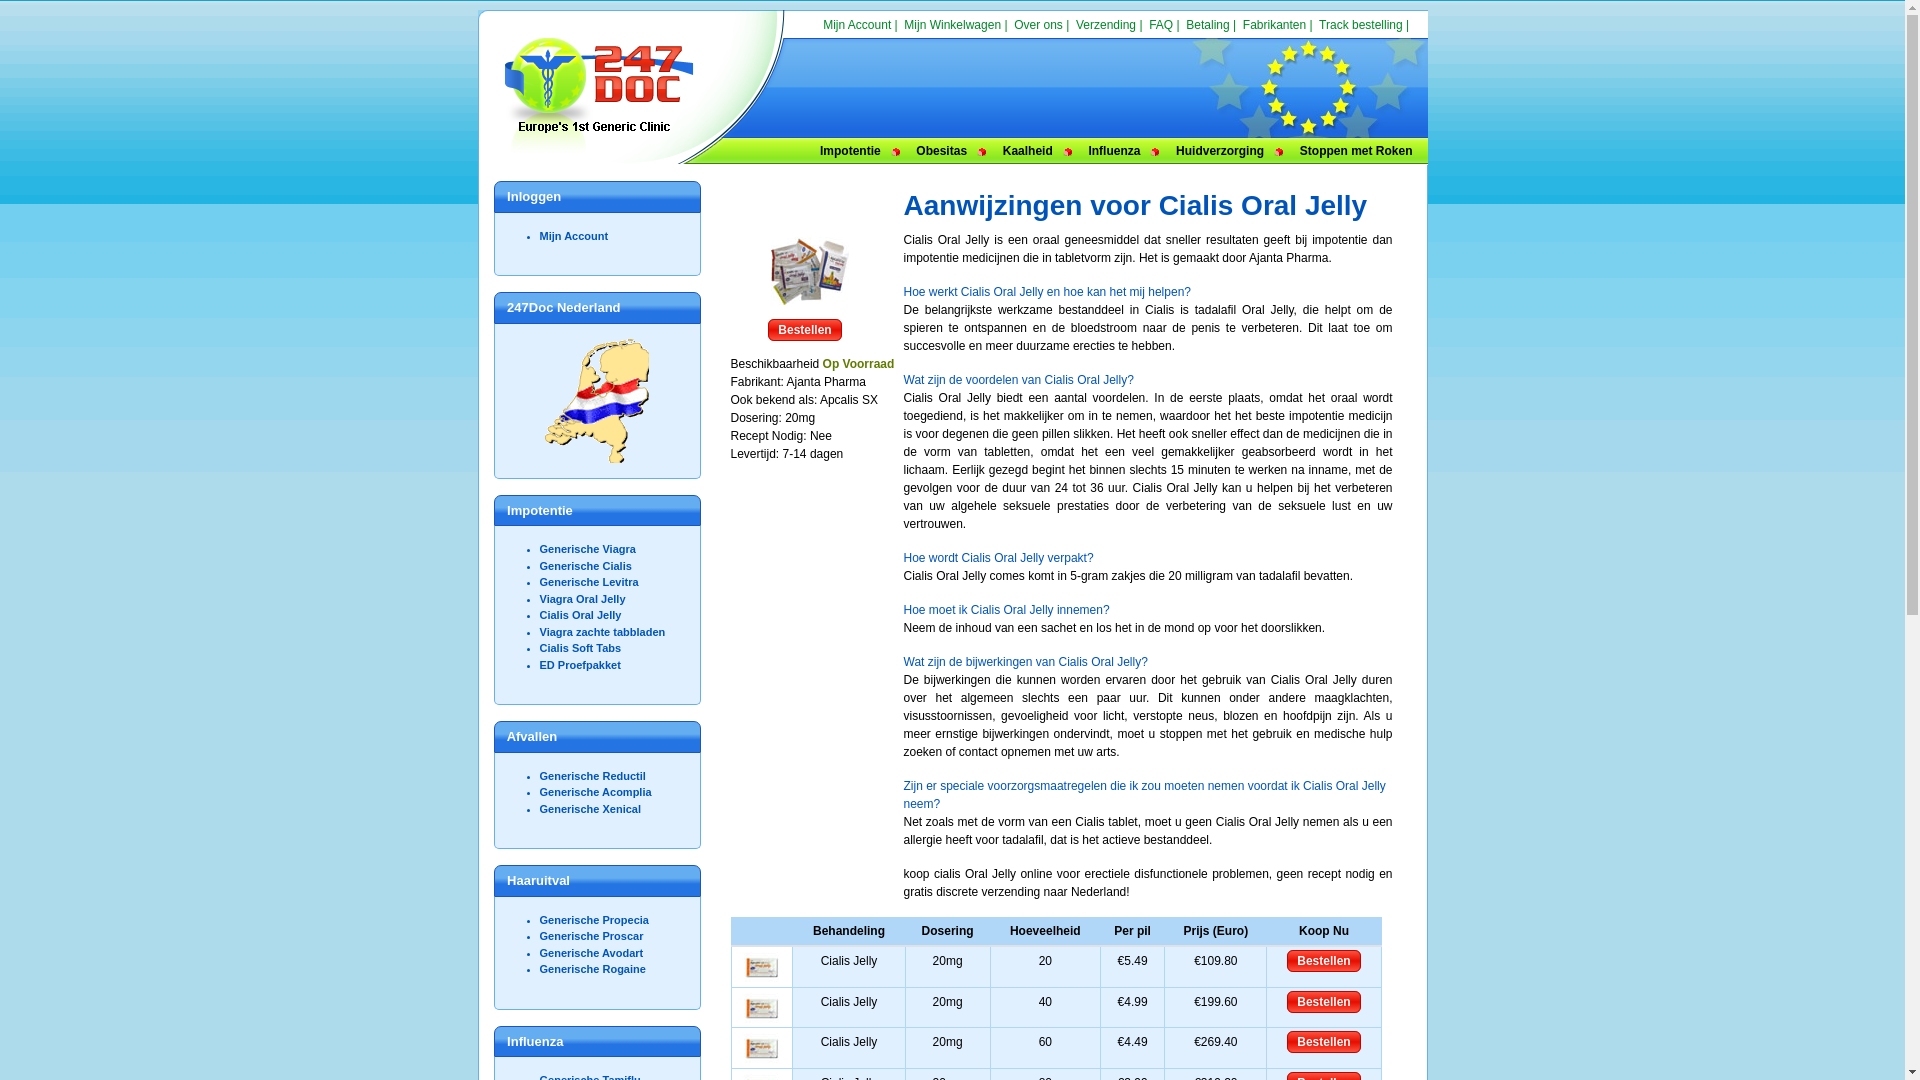 This screenshot has width=1920, height=1080. I want to click on 'Generische Reductil', so click(592, 774).